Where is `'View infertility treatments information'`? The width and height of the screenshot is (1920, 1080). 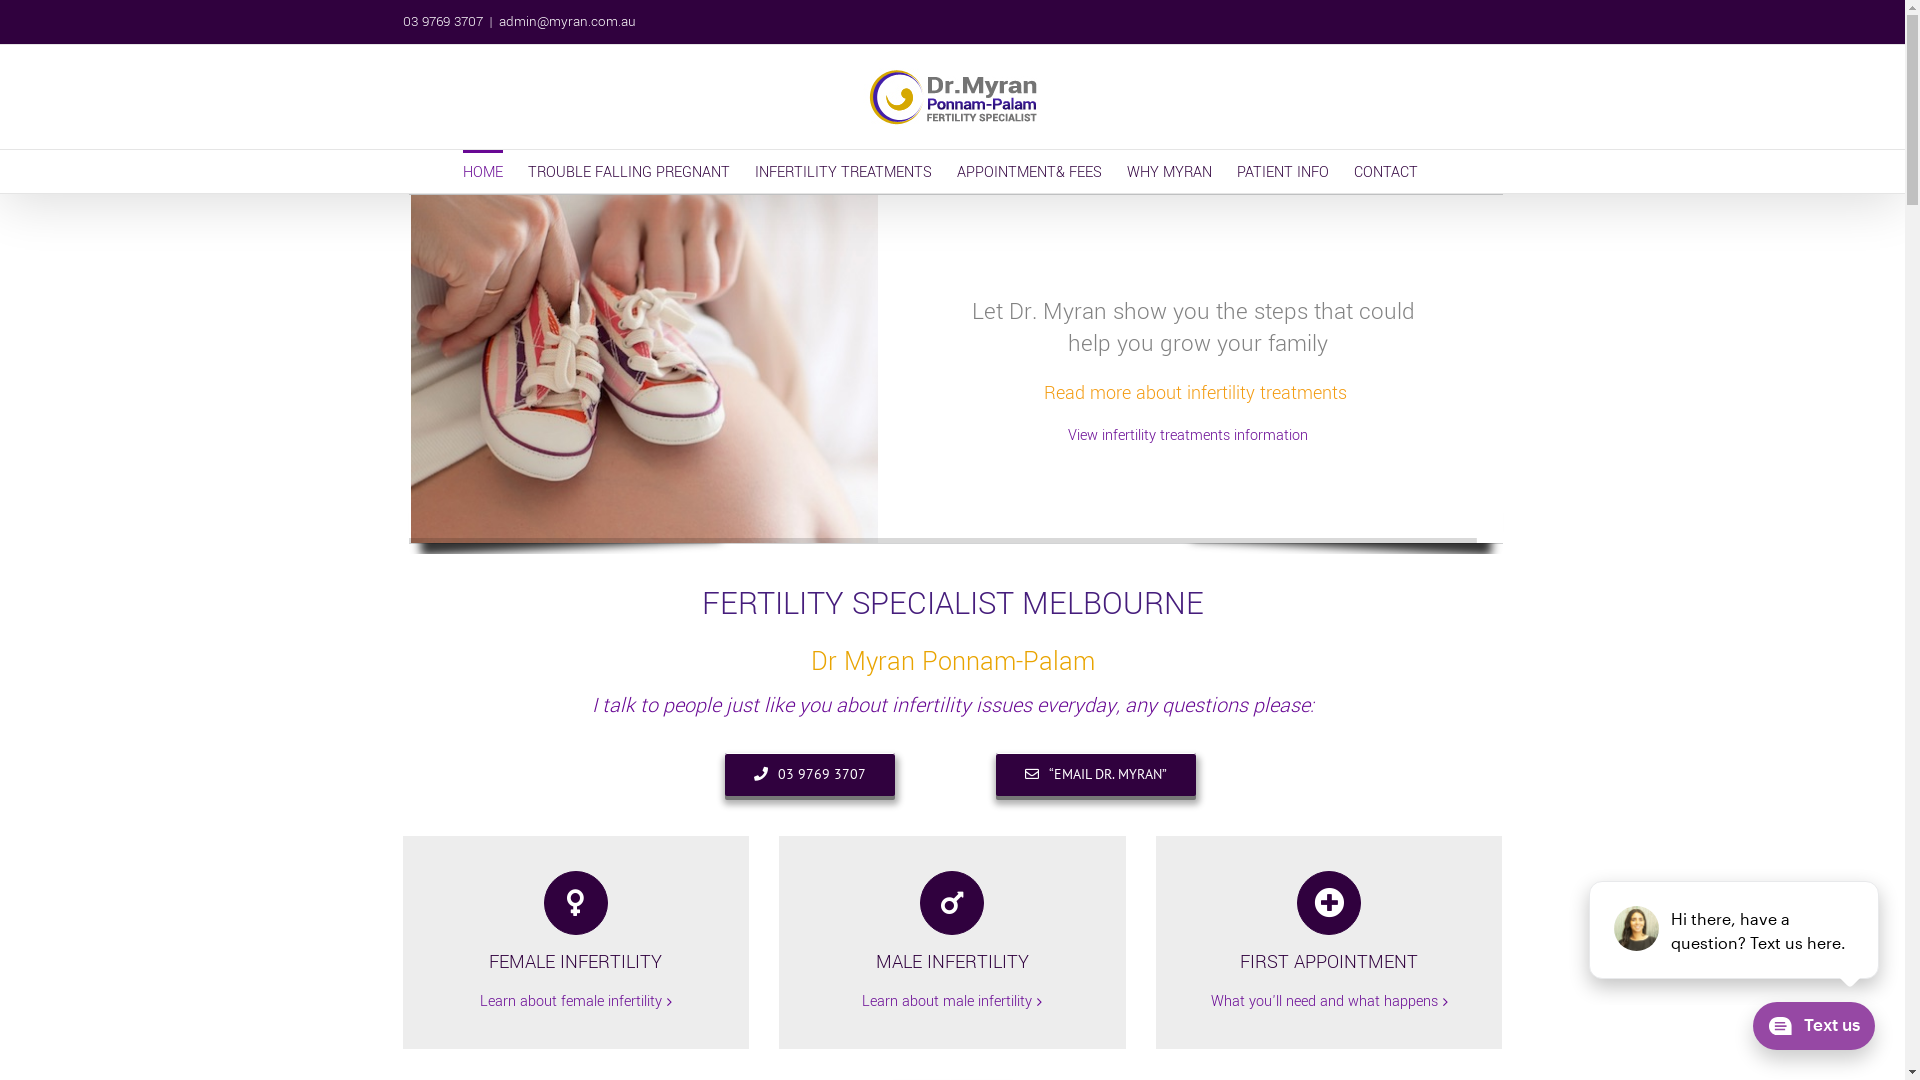 'View infertility treatments information' is located at coordinates (1067, 434).